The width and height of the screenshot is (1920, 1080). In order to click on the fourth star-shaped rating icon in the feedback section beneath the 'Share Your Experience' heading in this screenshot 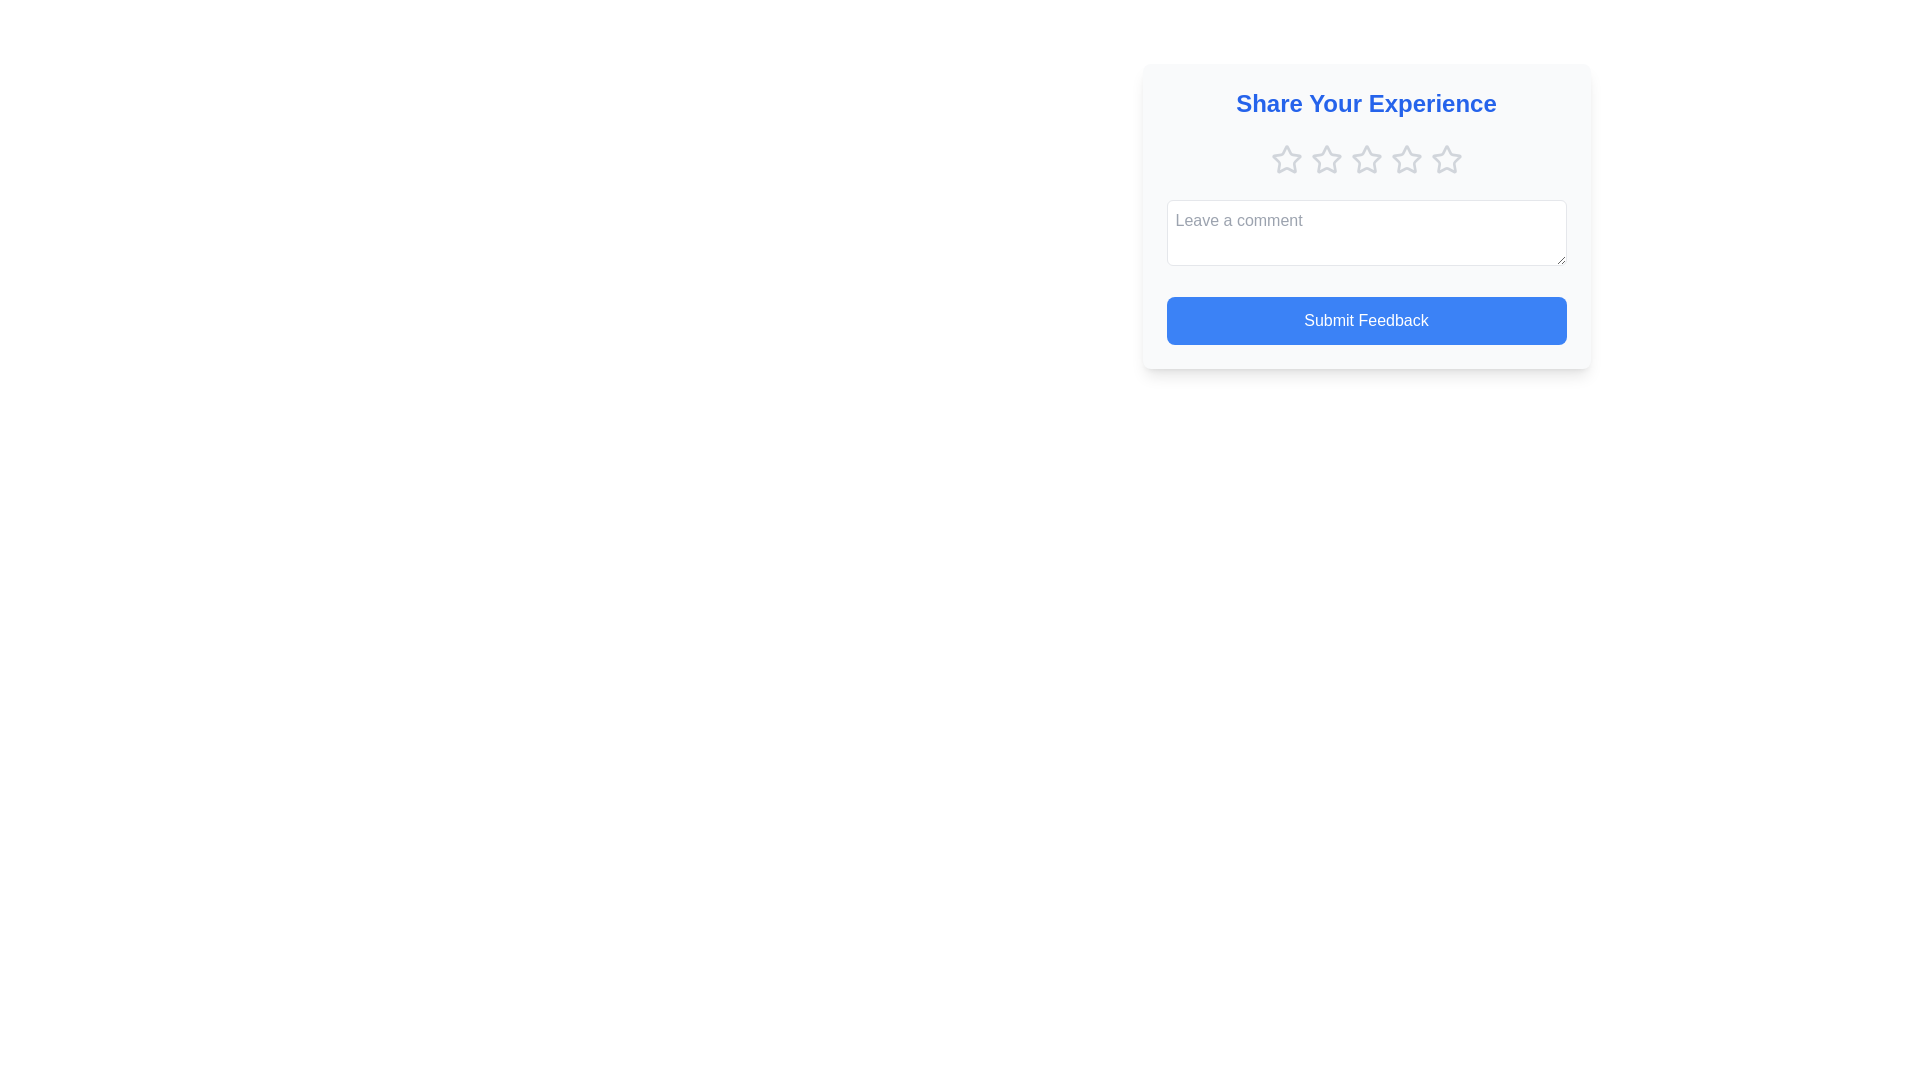, I will do `click(1365, 158)`.